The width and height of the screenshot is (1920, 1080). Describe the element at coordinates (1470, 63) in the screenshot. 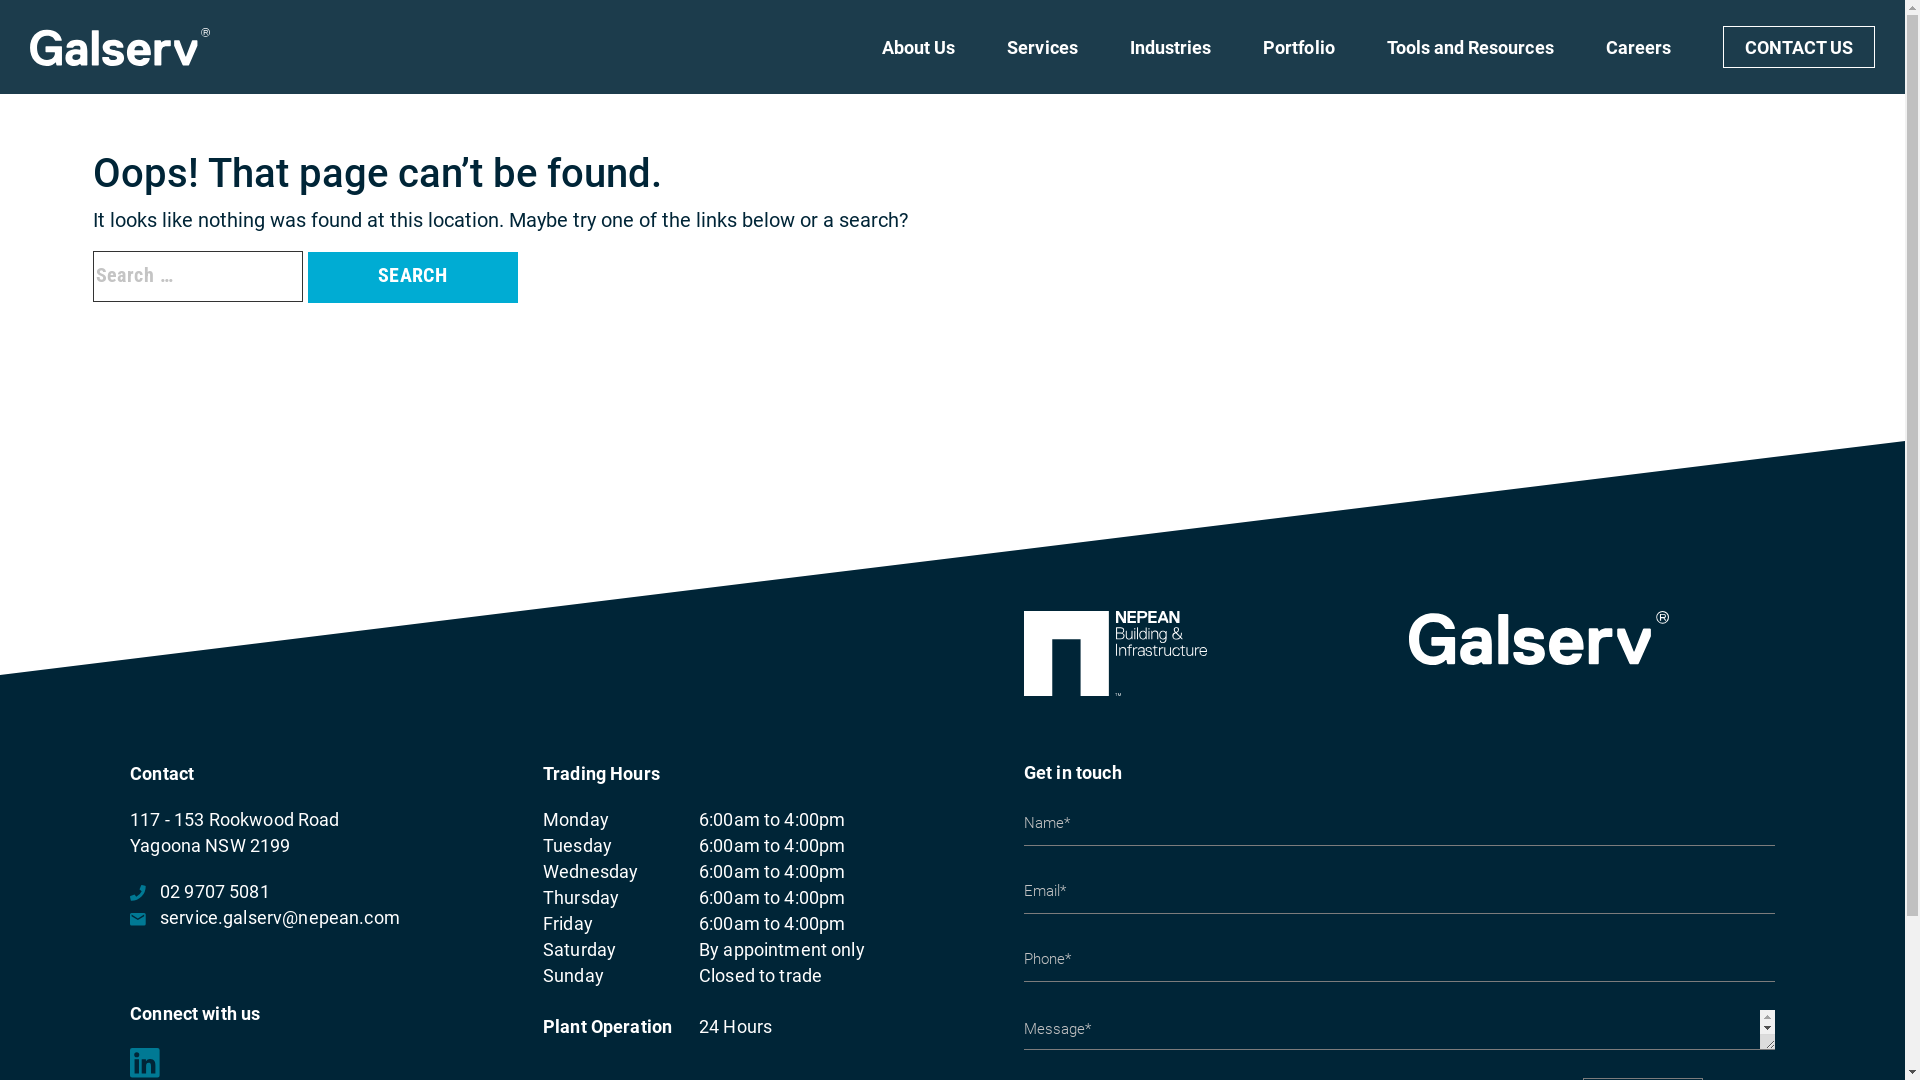

I see `'Tools and Resources'` at that location.